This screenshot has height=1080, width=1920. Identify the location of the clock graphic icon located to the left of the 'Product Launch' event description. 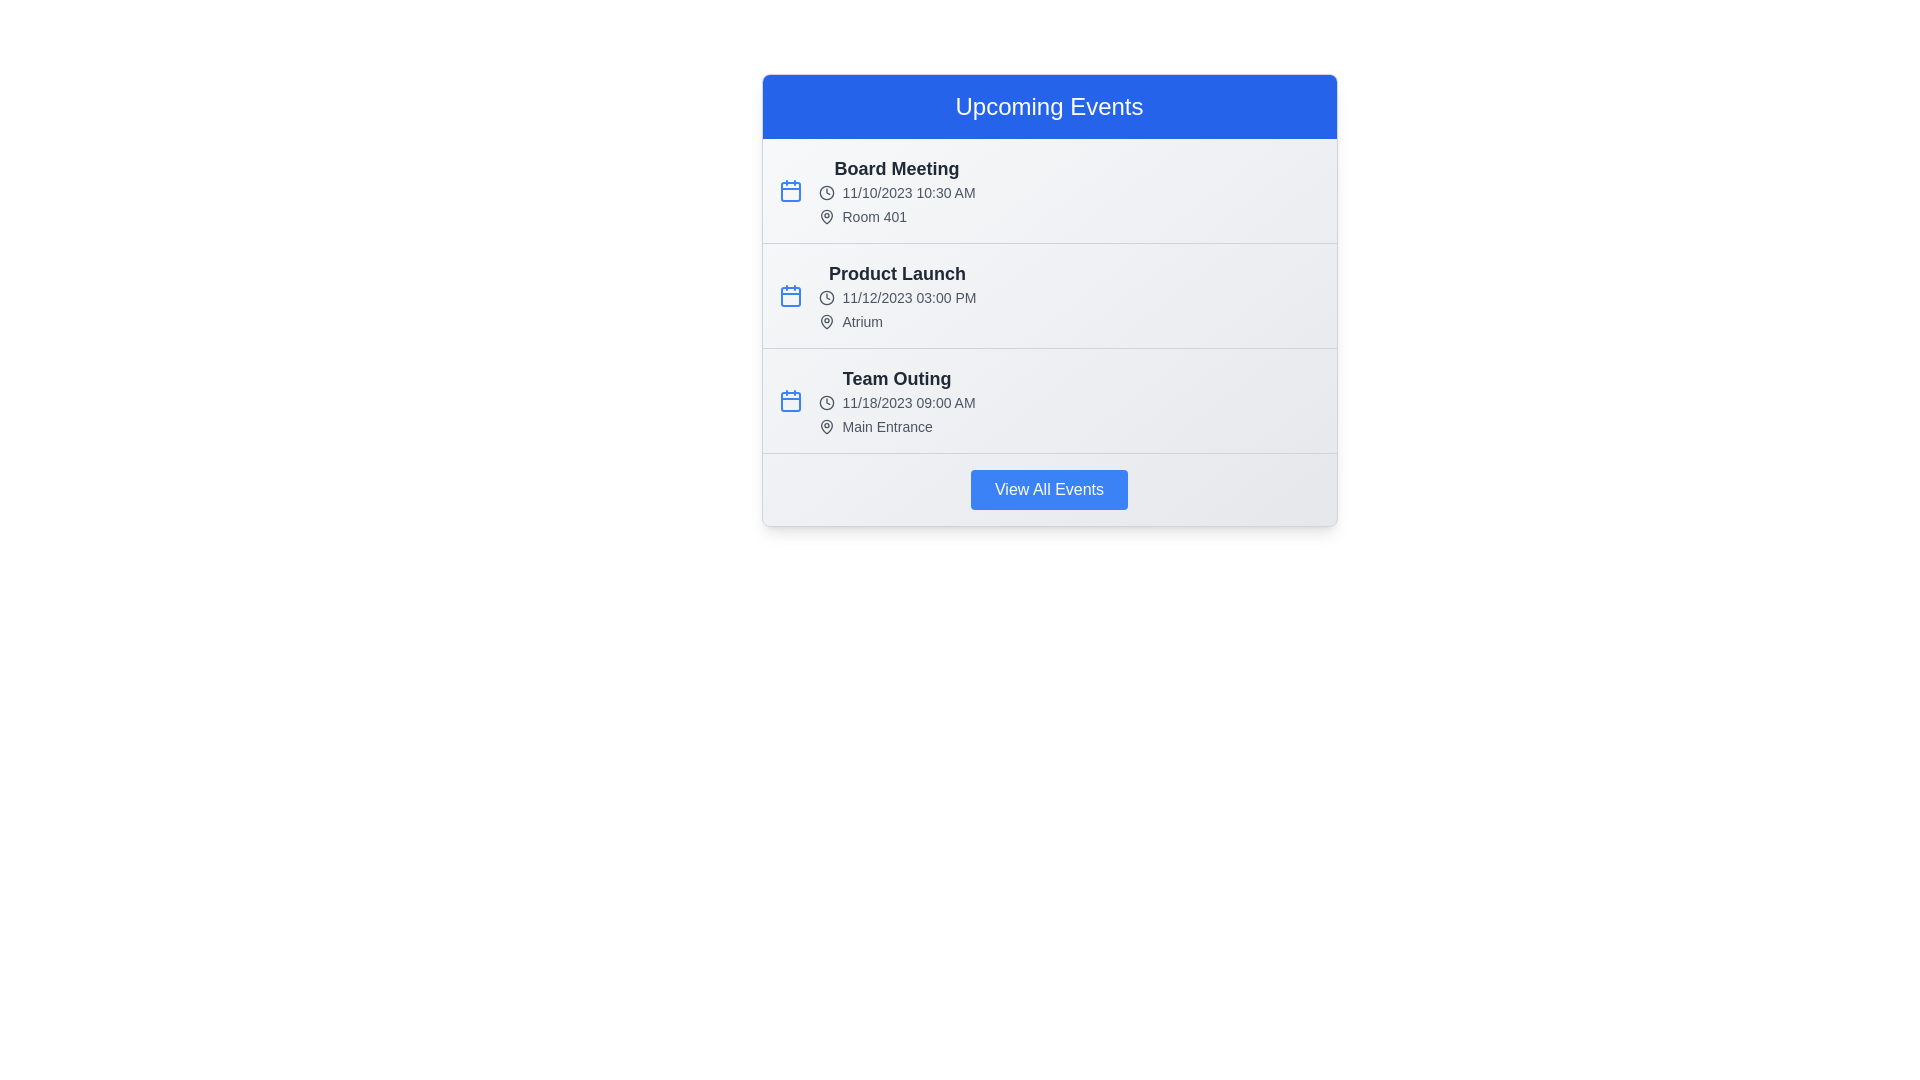
(826, 297).